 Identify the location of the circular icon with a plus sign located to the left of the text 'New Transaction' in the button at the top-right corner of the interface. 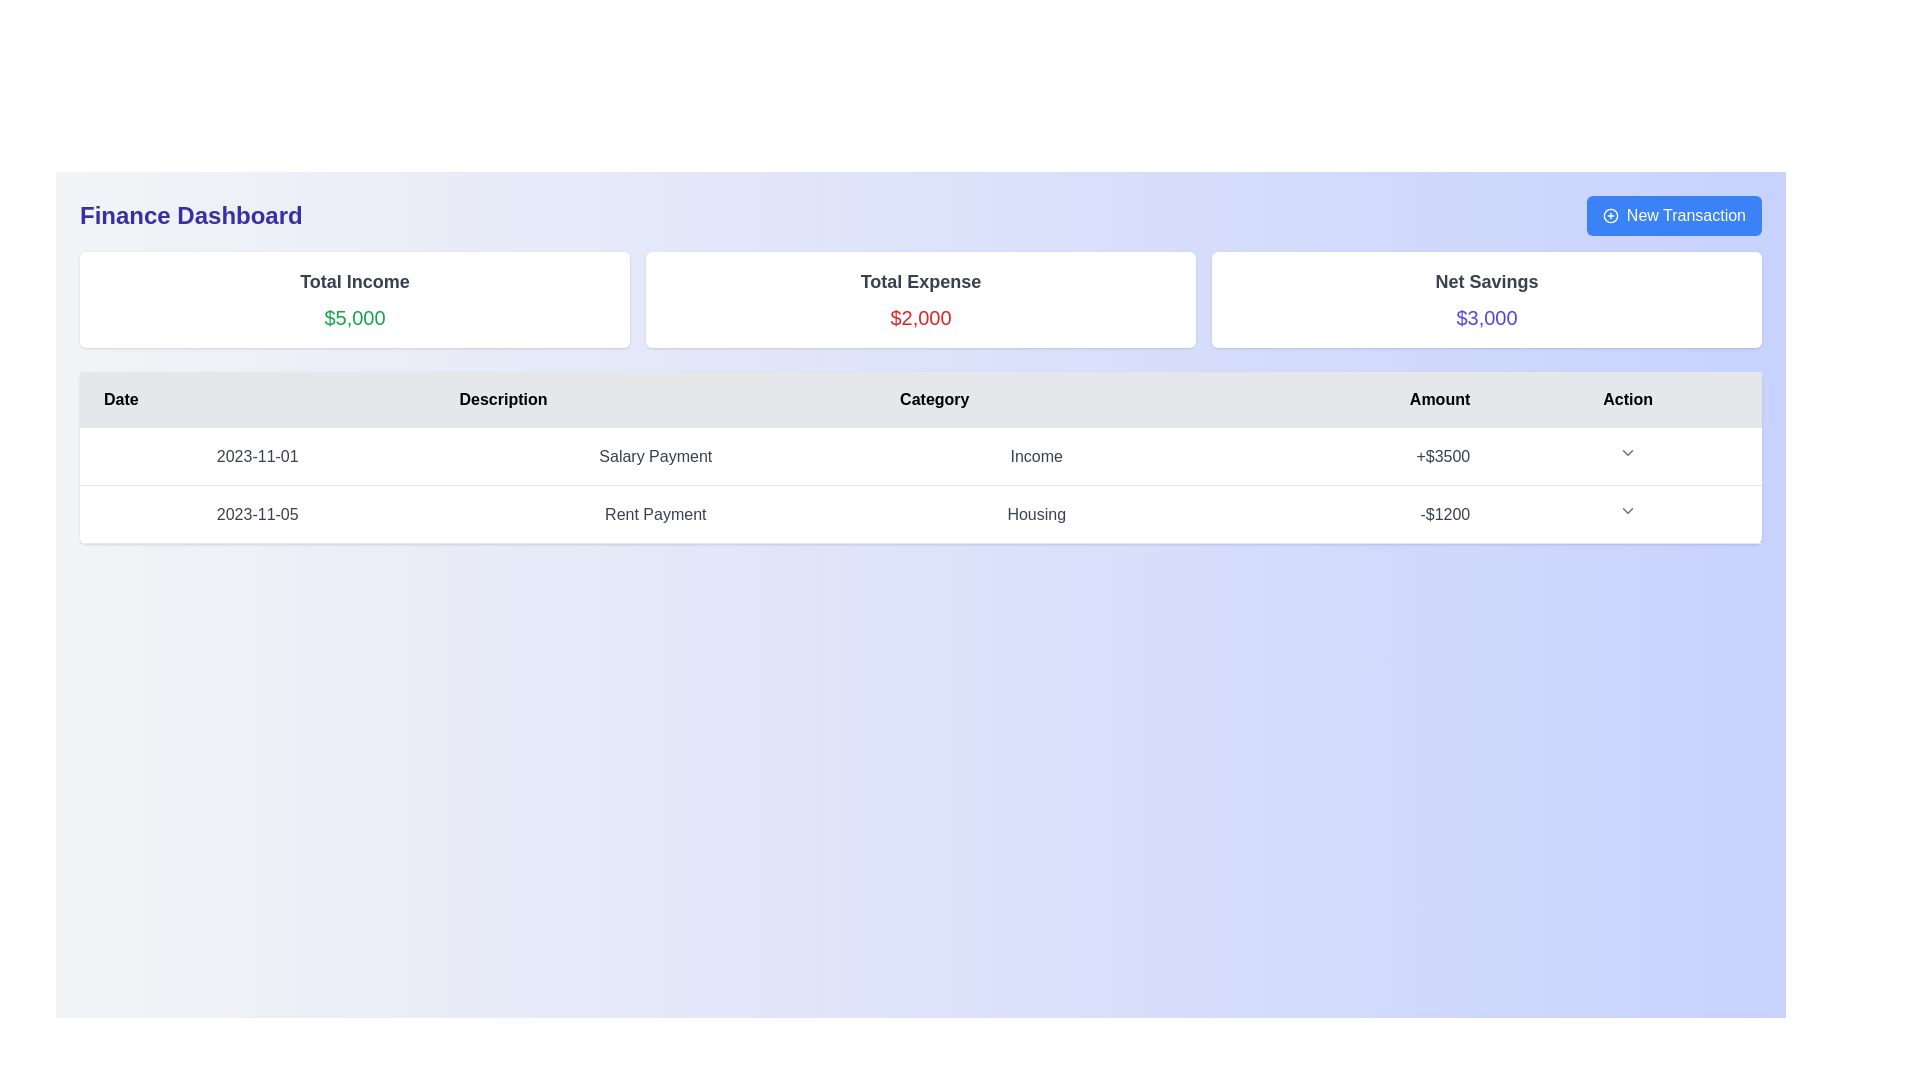
(1610, 216).